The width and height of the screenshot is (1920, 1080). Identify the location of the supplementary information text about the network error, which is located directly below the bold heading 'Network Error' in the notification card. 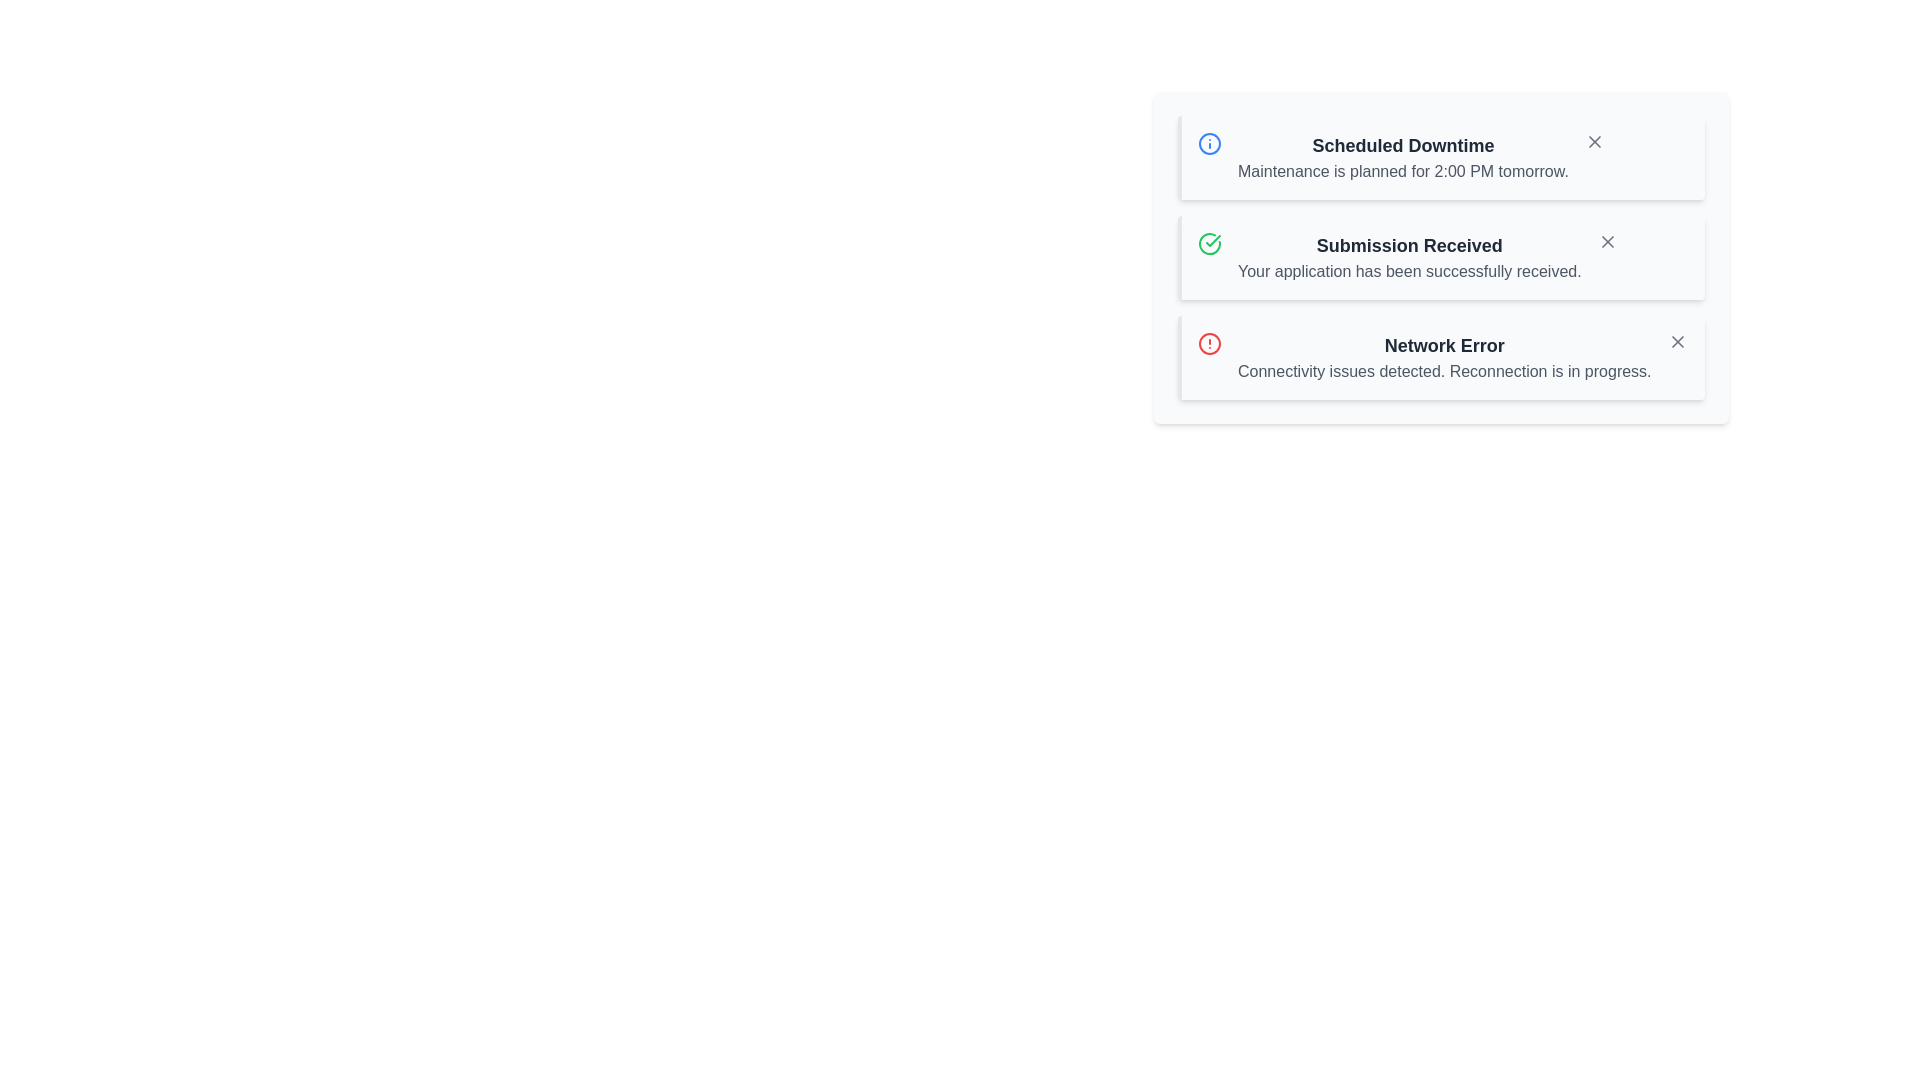
(1444, 371).